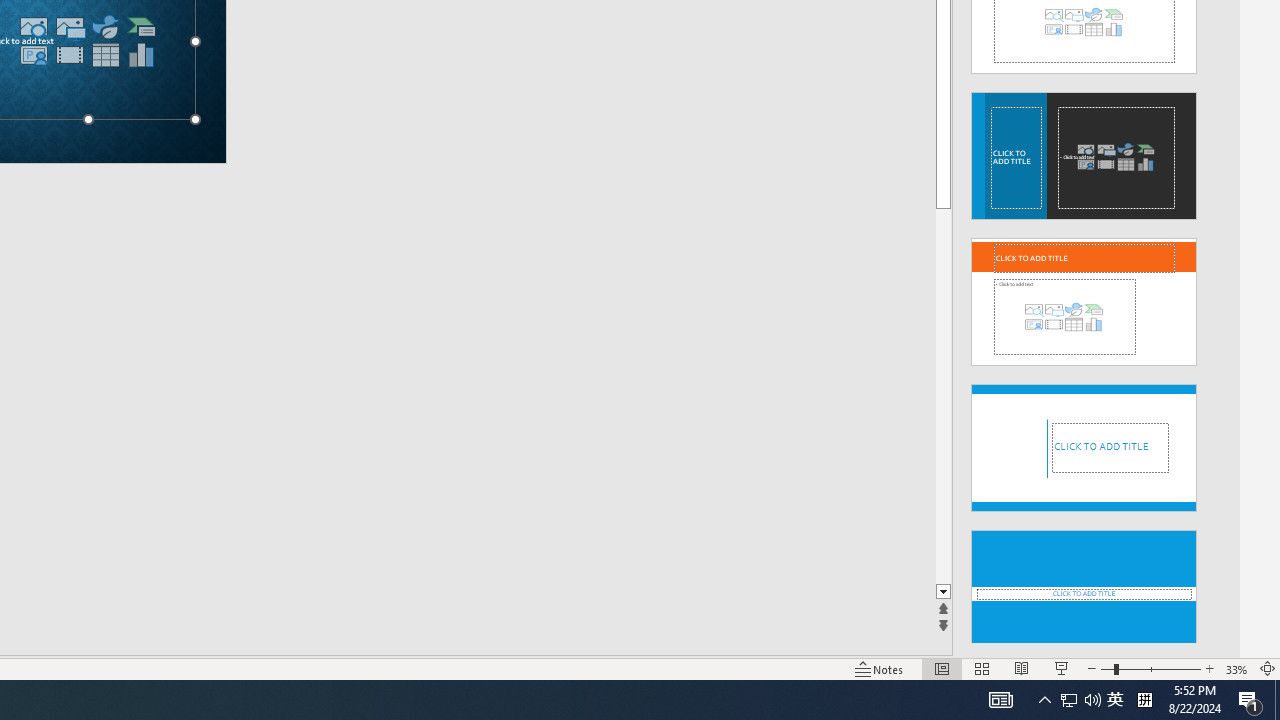  What do you see at coordinates (140, 54) in the screenshot?
I see `'Insert Chart'` at bounding box center [140, 54].